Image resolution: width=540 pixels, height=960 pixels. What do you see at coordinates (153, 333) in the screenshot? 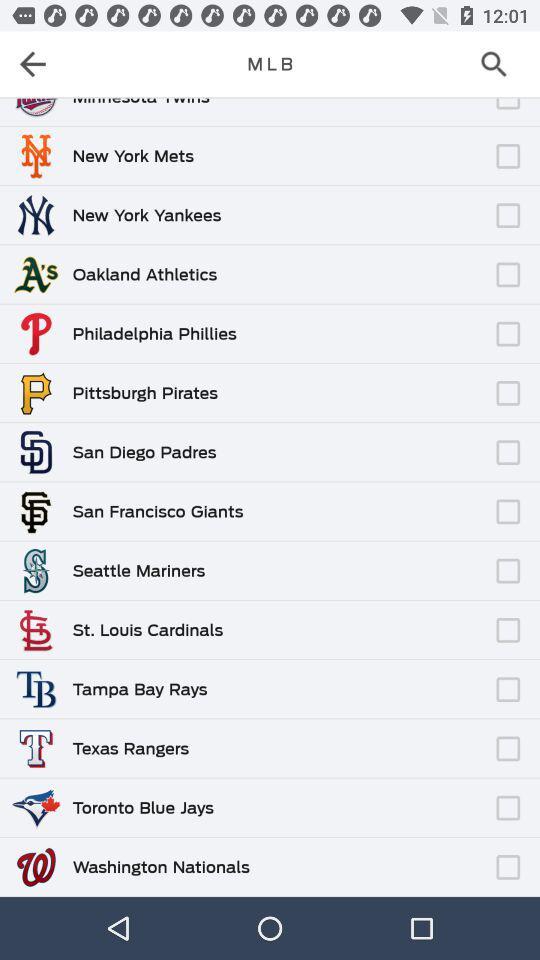
I see `philadelphia phillies` at bounding box center [153, 333].